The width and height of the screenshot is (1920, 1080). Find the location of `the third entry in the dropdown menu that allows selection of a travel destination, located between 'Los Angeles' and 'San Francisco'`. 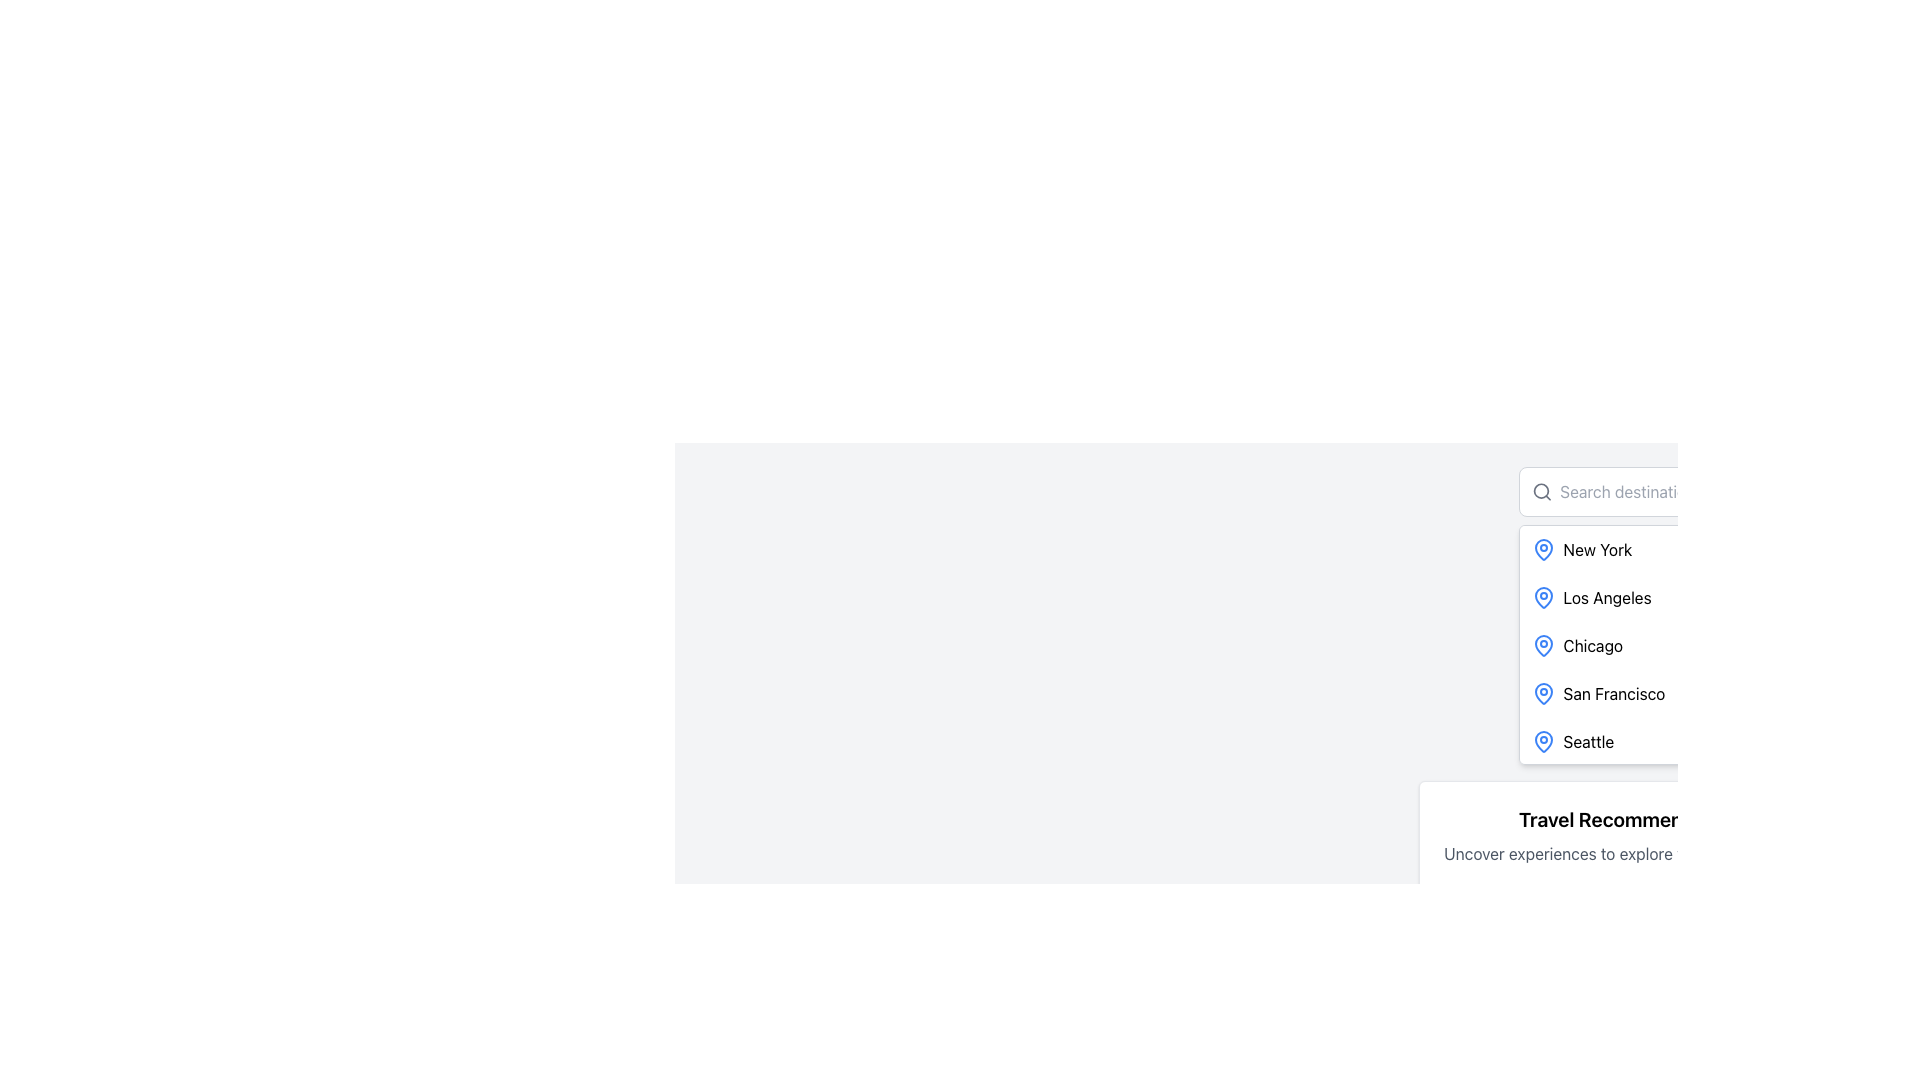

the third entry in the dropdown menu that allows selection of a travel destination, located between 'Los Angeles' and 'San Francisco' is located at coordinates (1635, 645).